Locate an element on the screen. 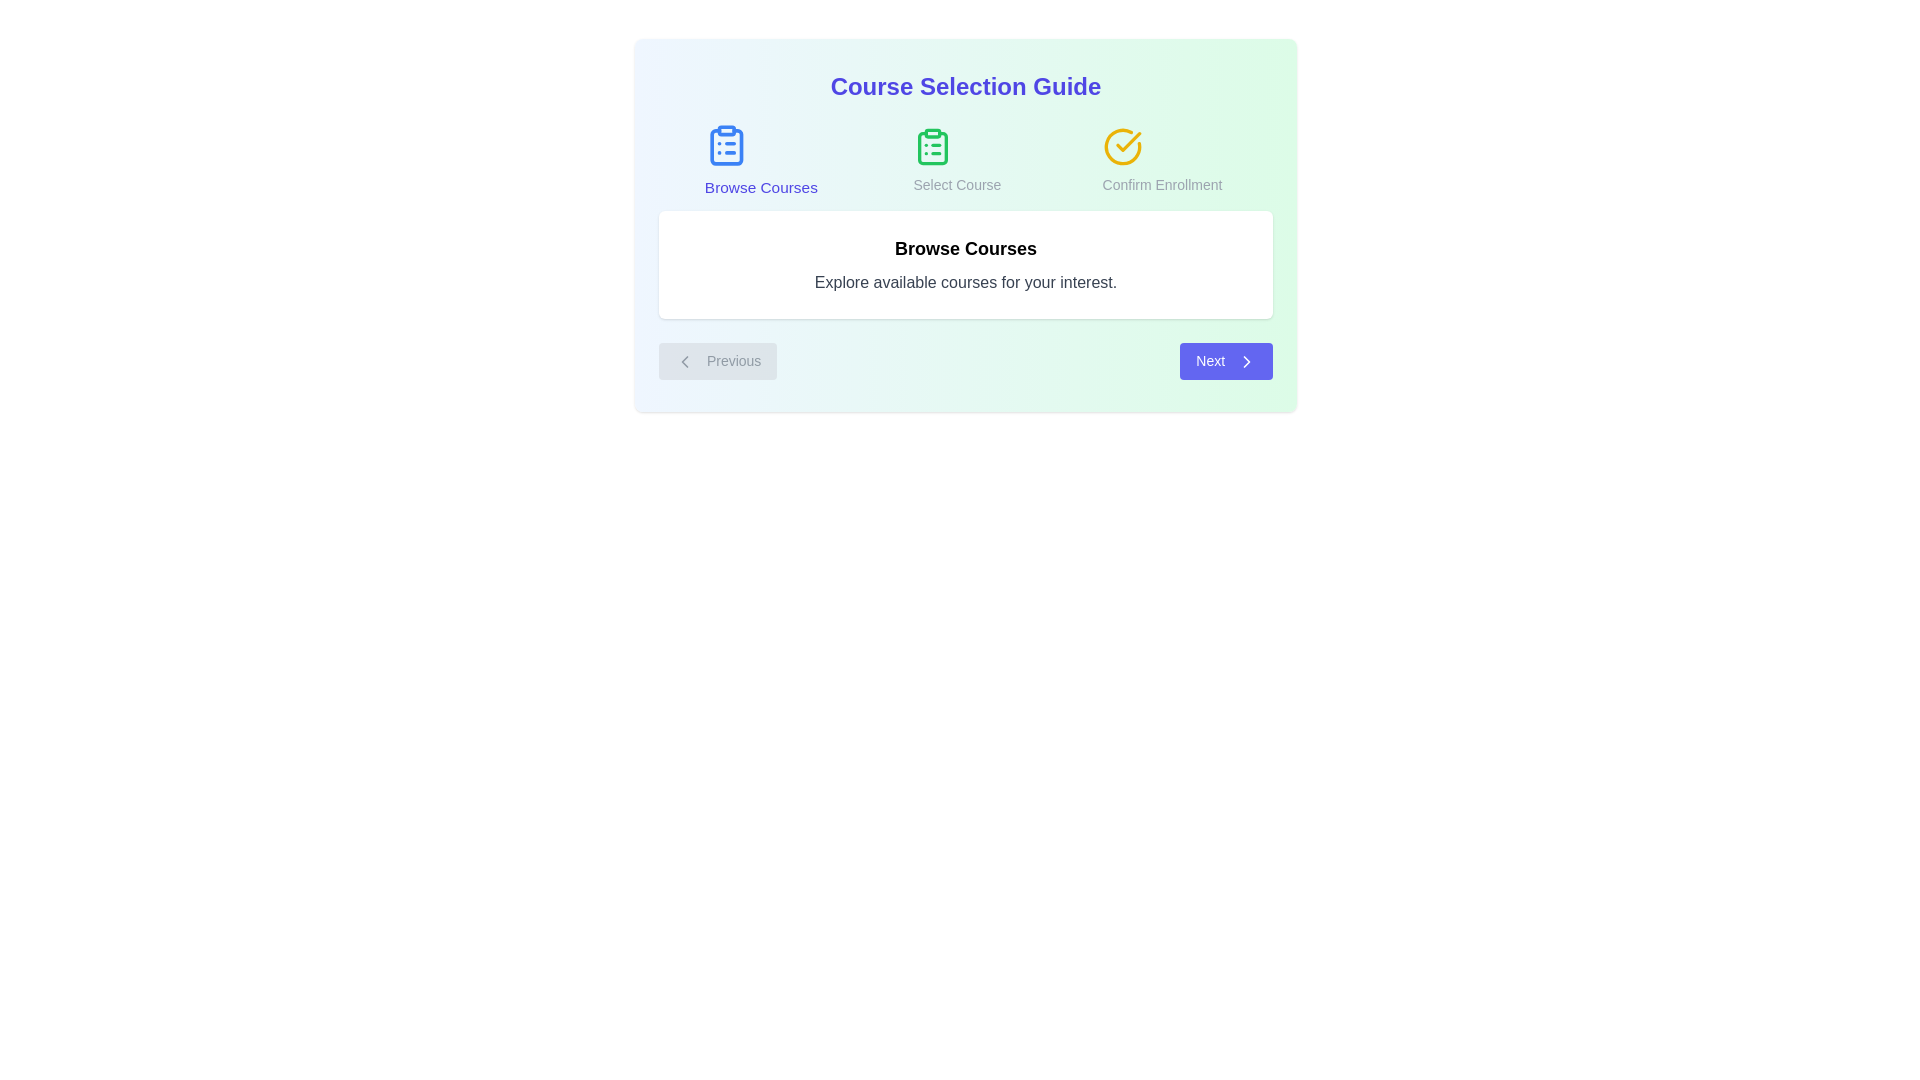 The image size is (1920, 1080). the step titled 'Browse Courses' by clicking on its icon or title is located at coordinates (759, 160).